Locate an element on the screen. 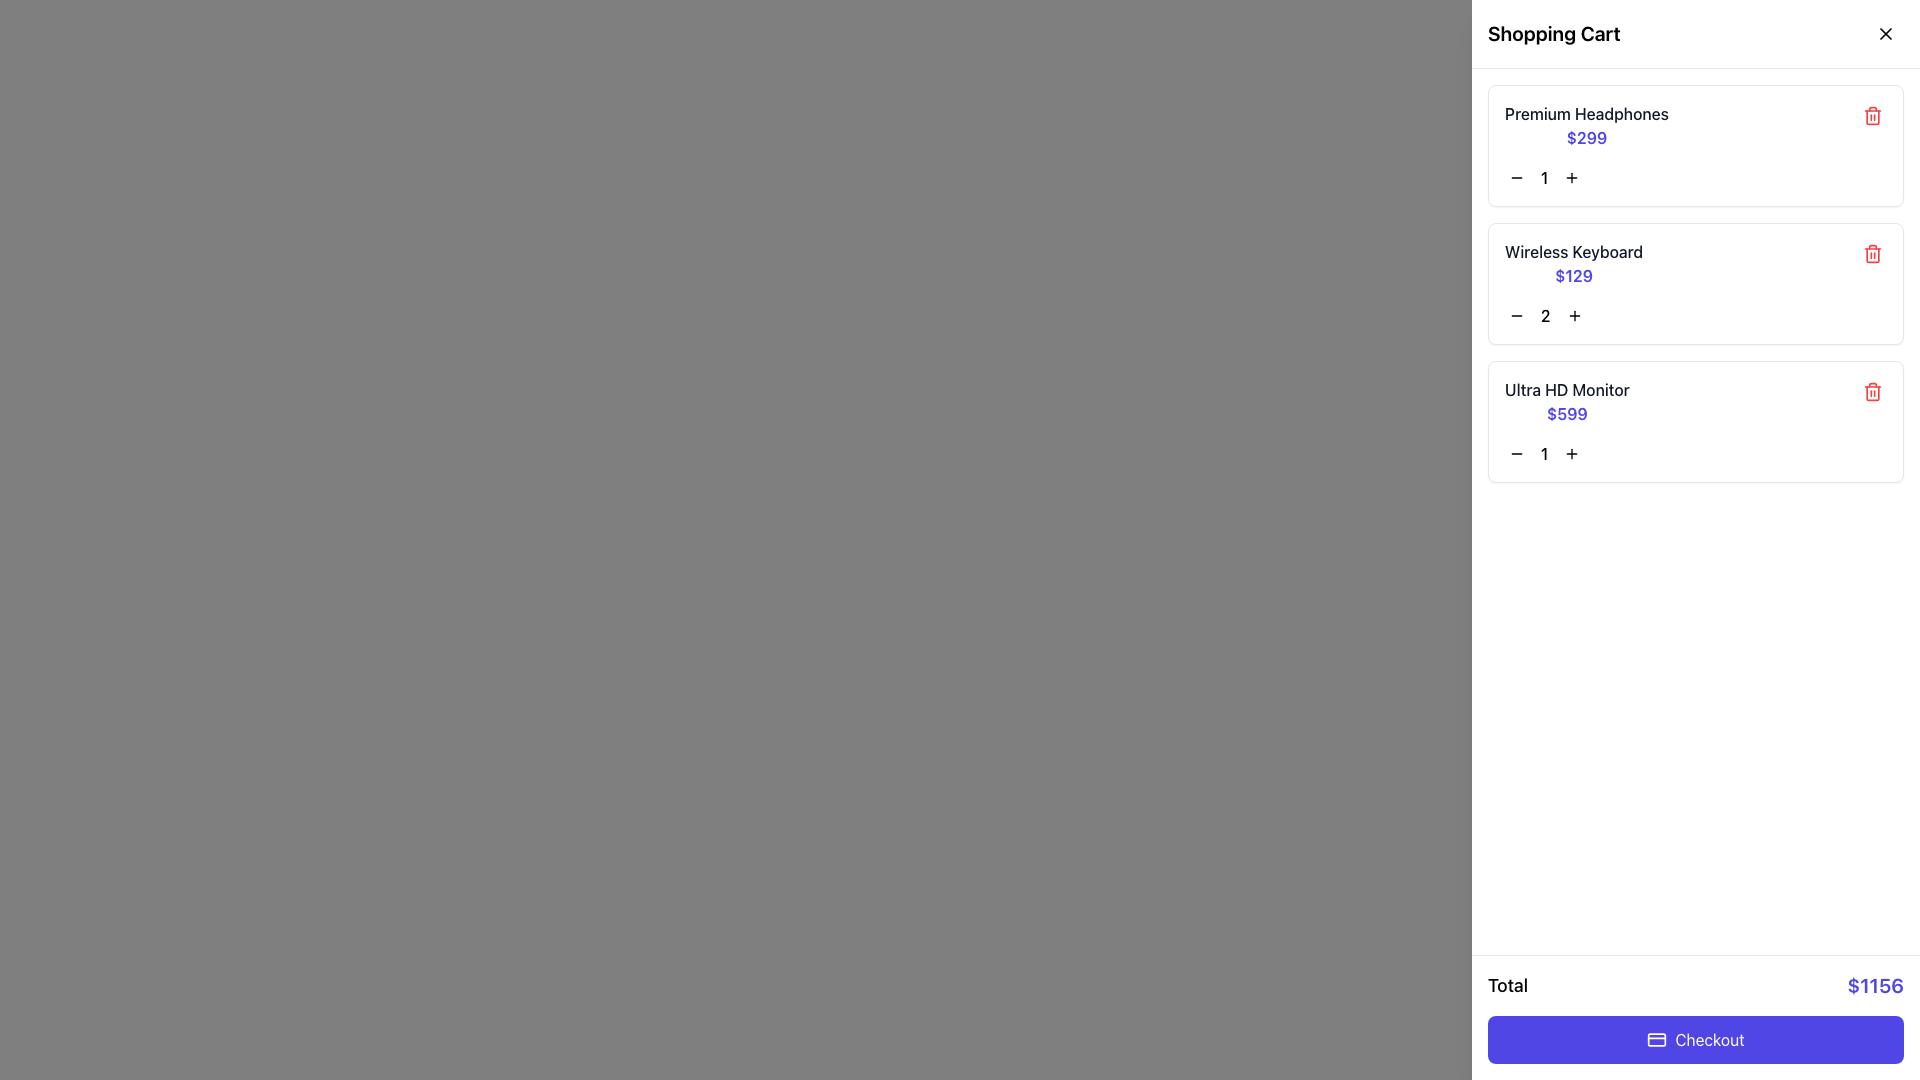 The height and width of the screenshot is (1080, 1920). the text displaying the current quantity of the selected 'Ultra HD Monitor' item in the shopping cart, located between the minus ('−') and plus ('+') buttons is located at coordinates (1543, 454).